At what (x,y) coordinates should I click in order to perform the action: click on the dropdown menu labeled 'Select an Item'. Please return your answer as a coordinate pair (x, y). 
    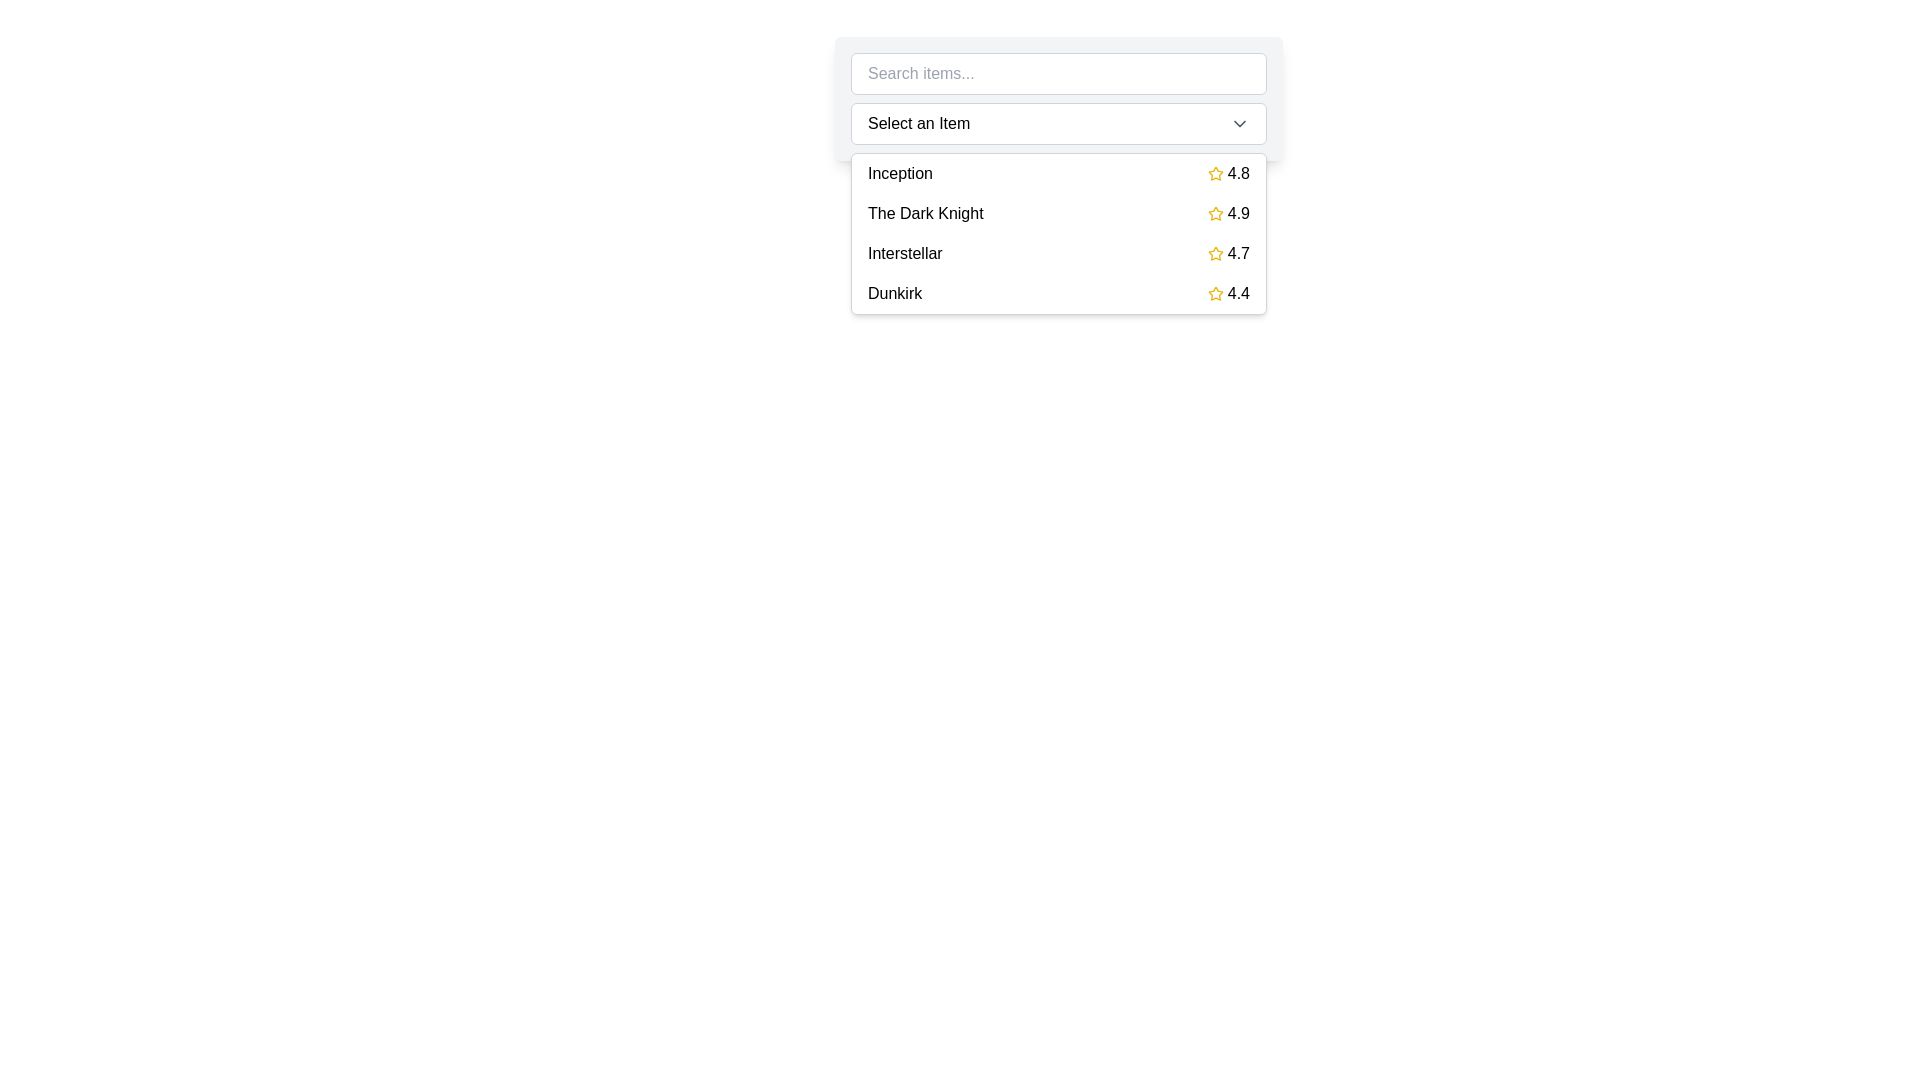
    Looking at the image, I should click on (1058, 123).